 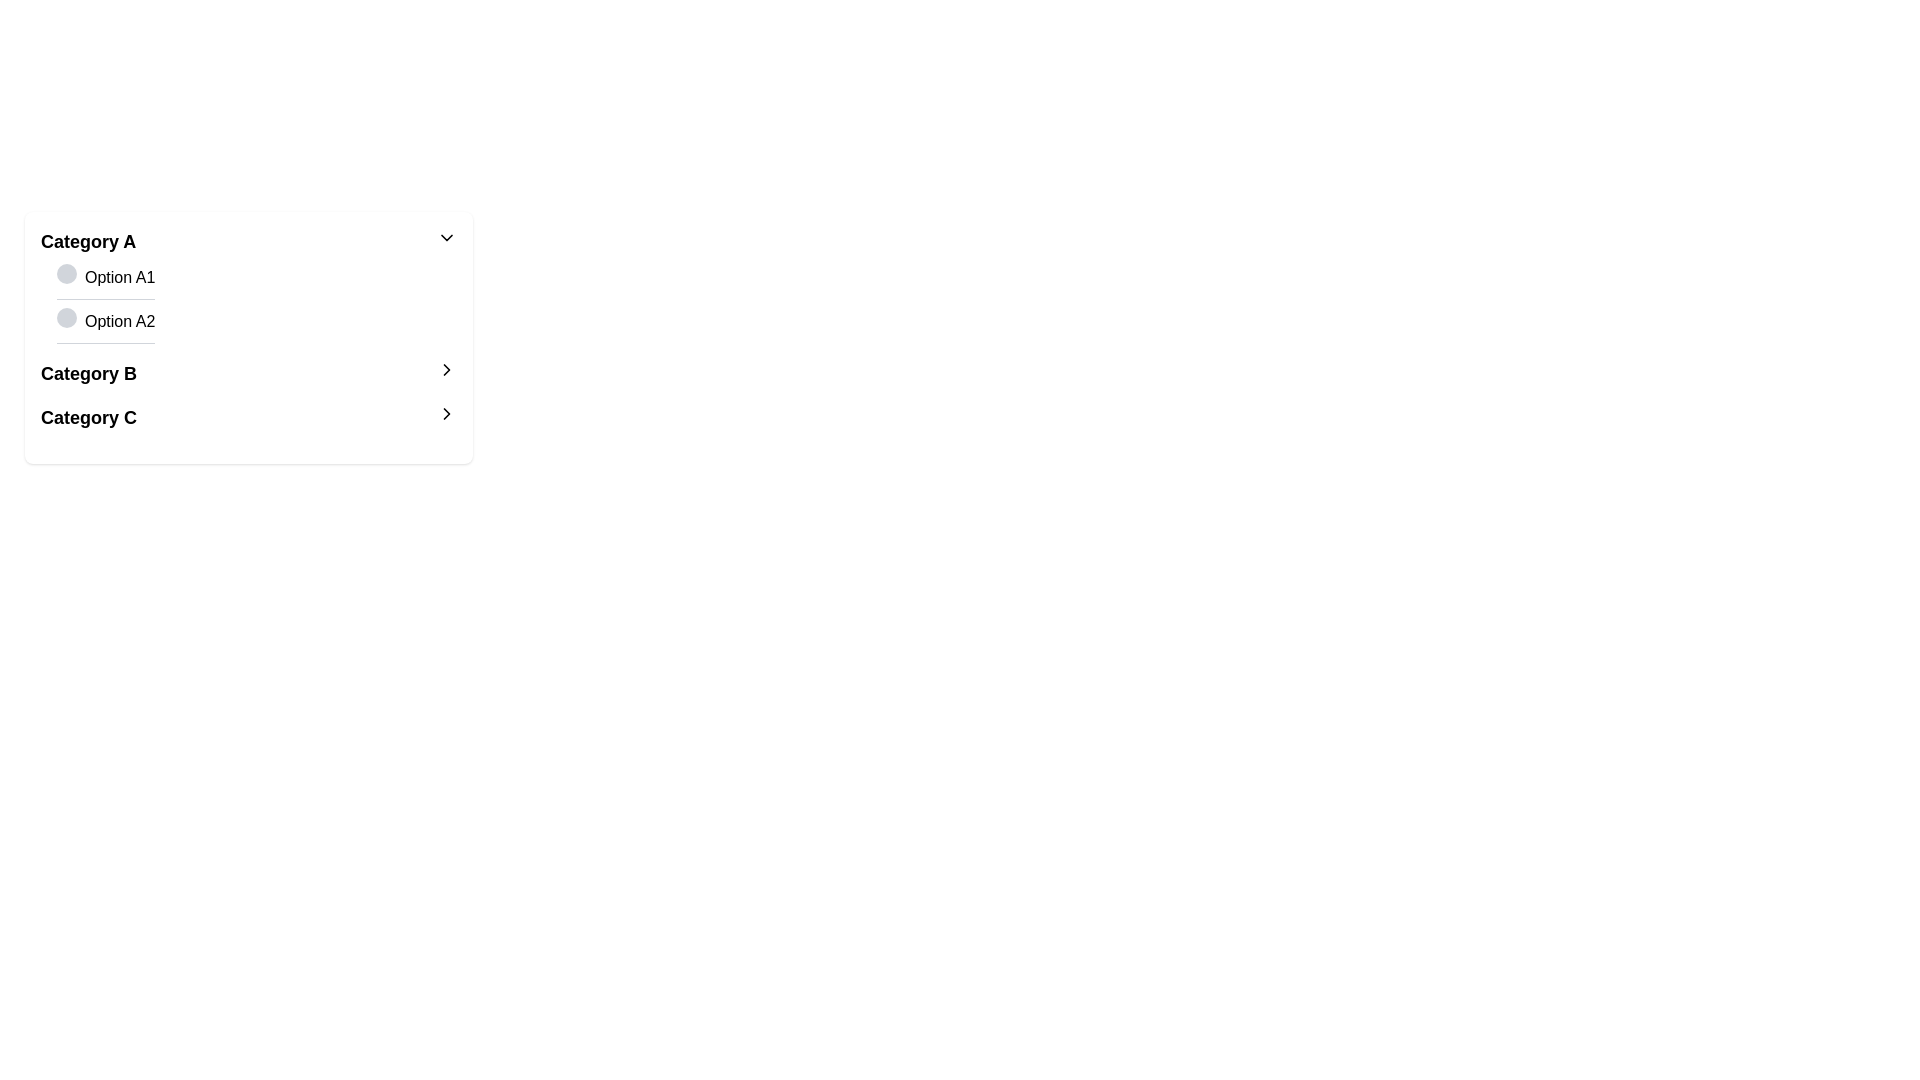 I want to click on the right-pointing chevron icon adjacent to the text 'Category B' in the second item of the list to interact with it, so click(x=445, y=370).